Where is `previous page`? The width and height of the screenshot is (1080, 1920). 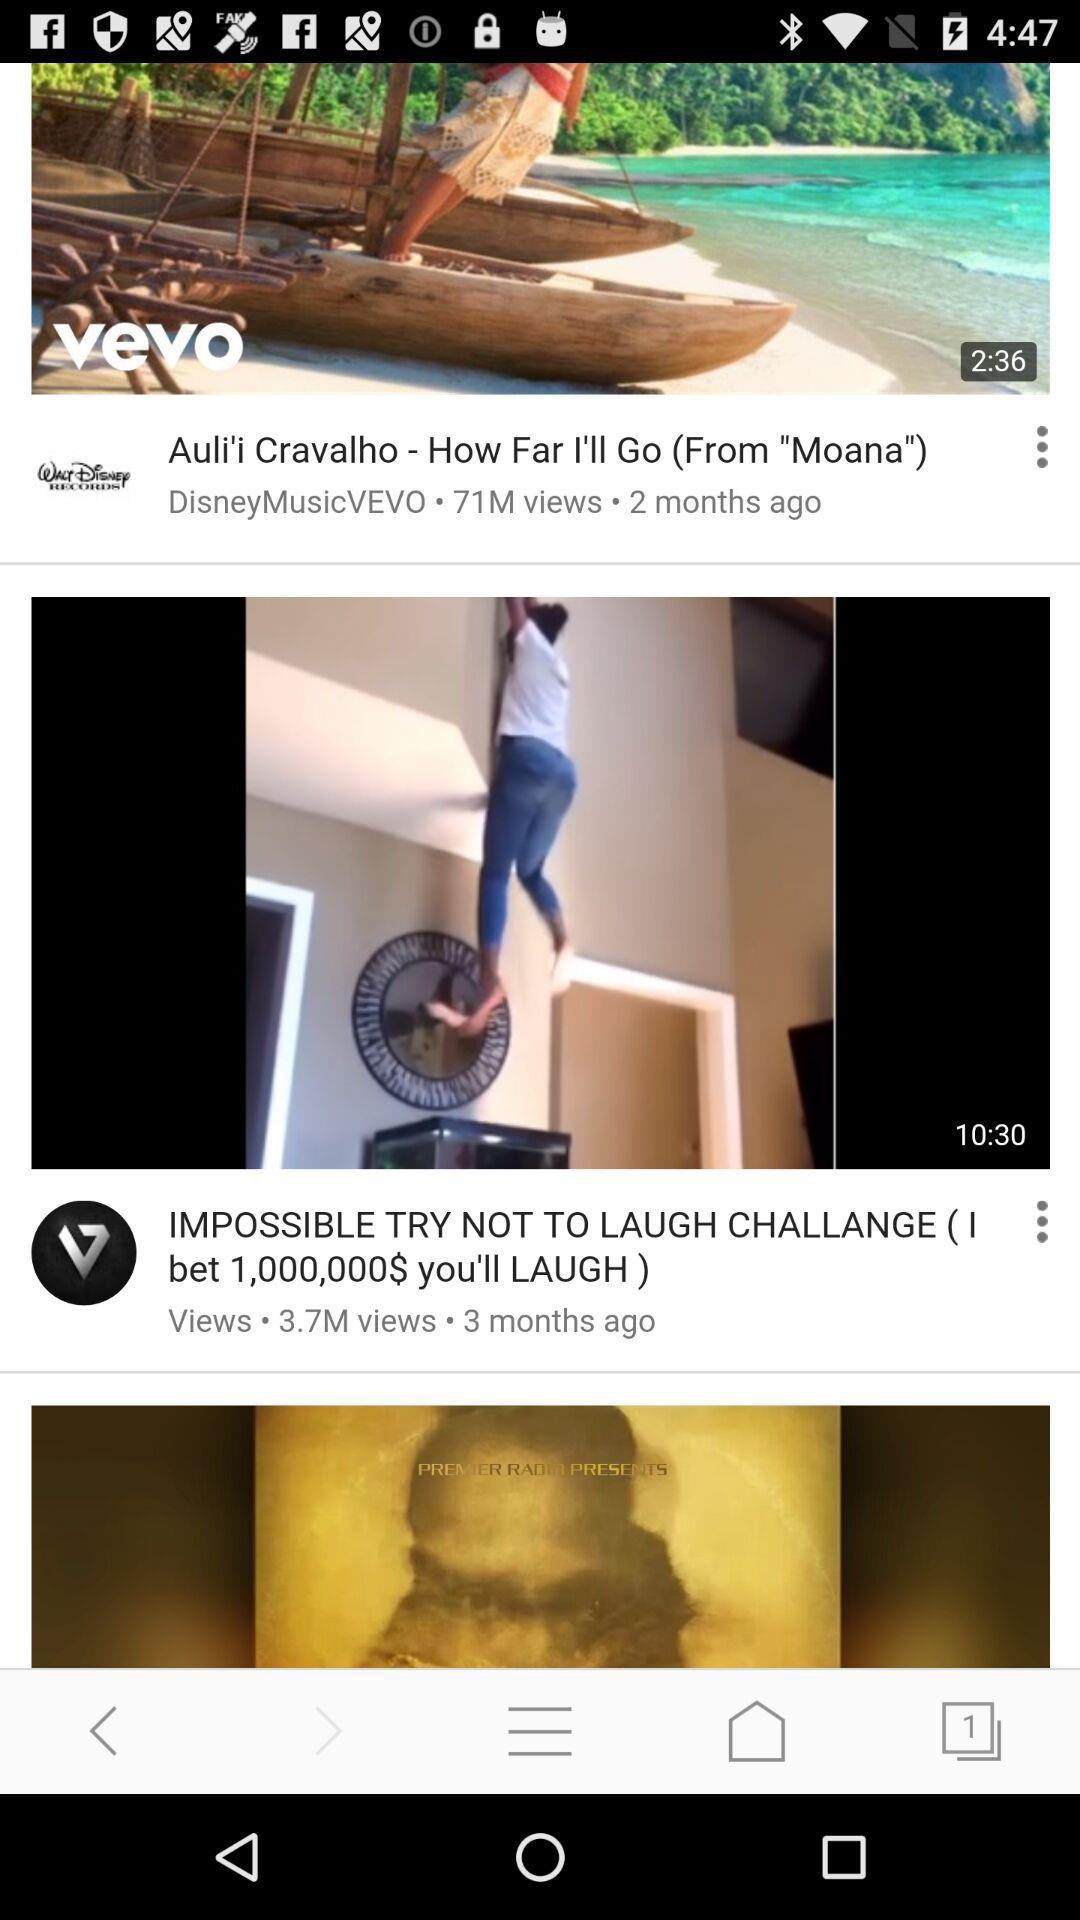 previous page is located at coordinates (108, 1730).